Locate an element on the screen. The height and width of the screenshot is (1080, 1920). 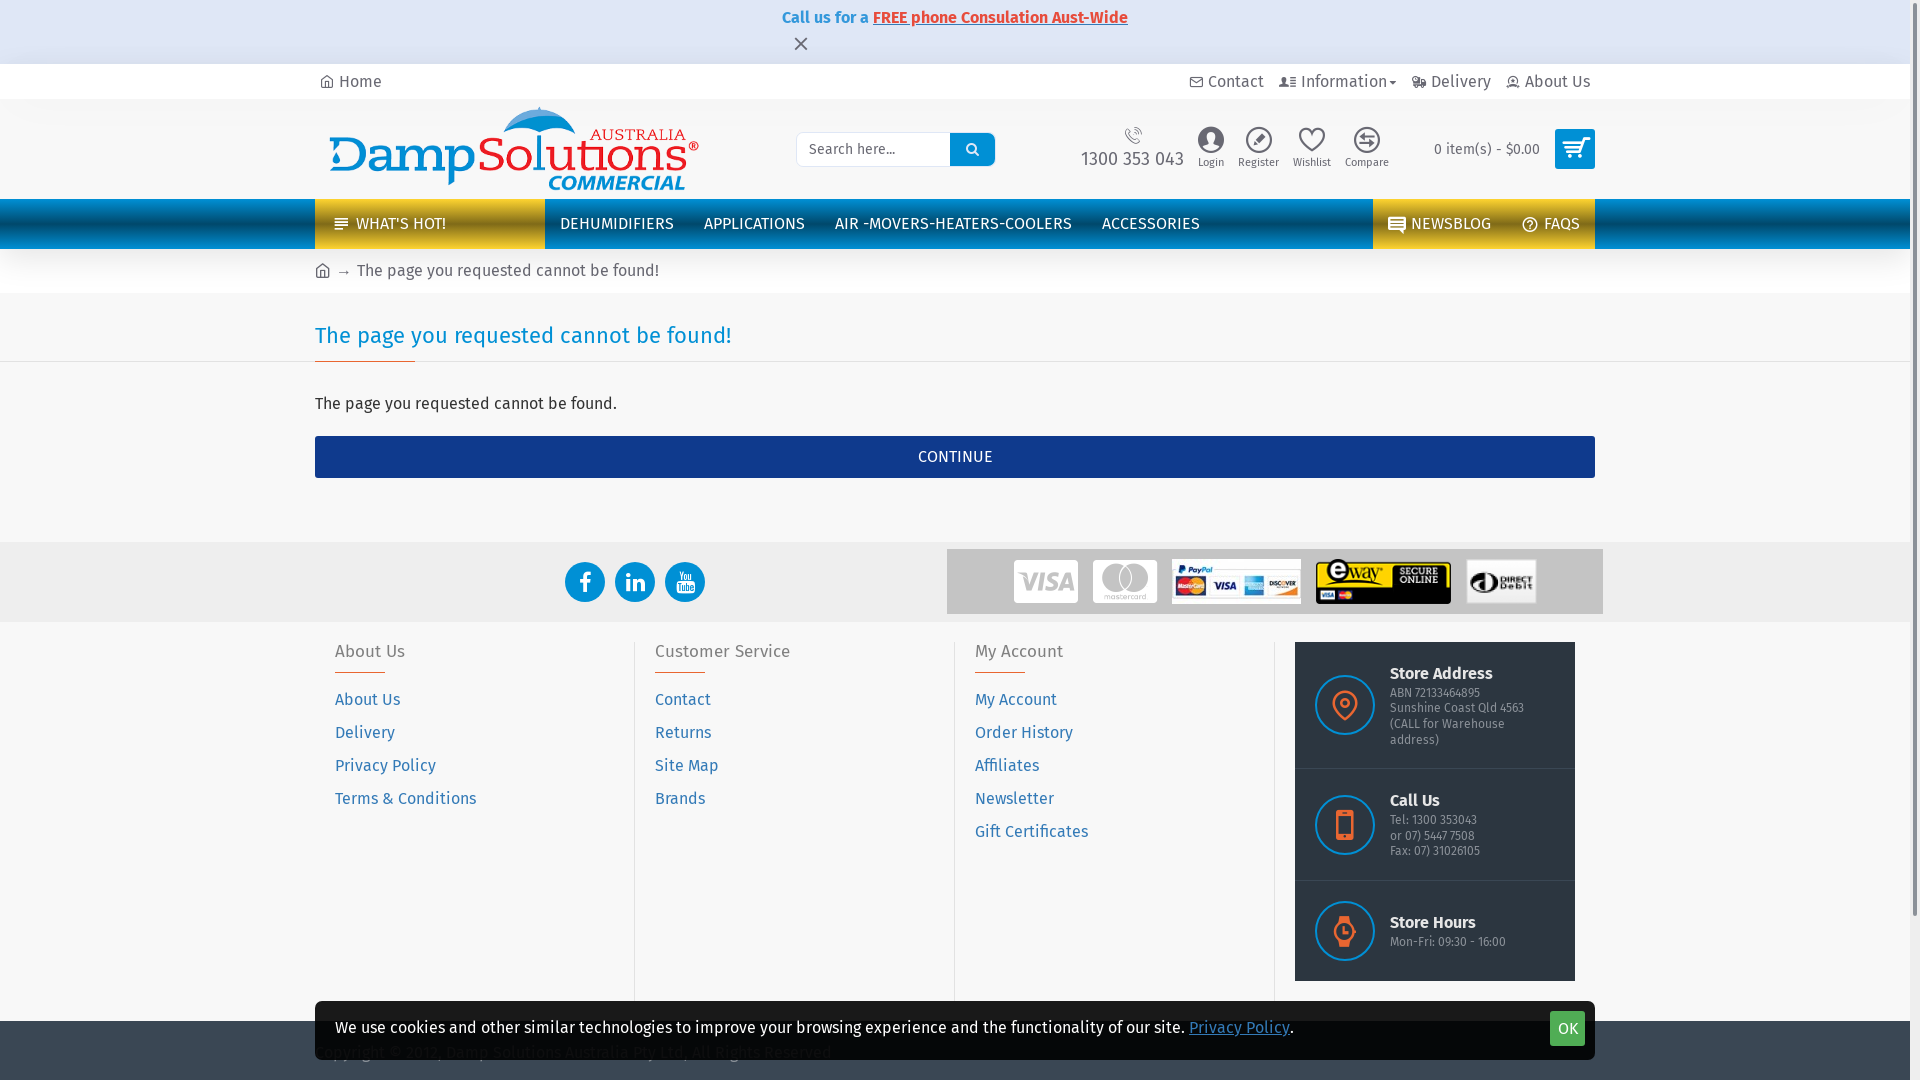
'Affiliates' is located at coordinates (1007, 769).